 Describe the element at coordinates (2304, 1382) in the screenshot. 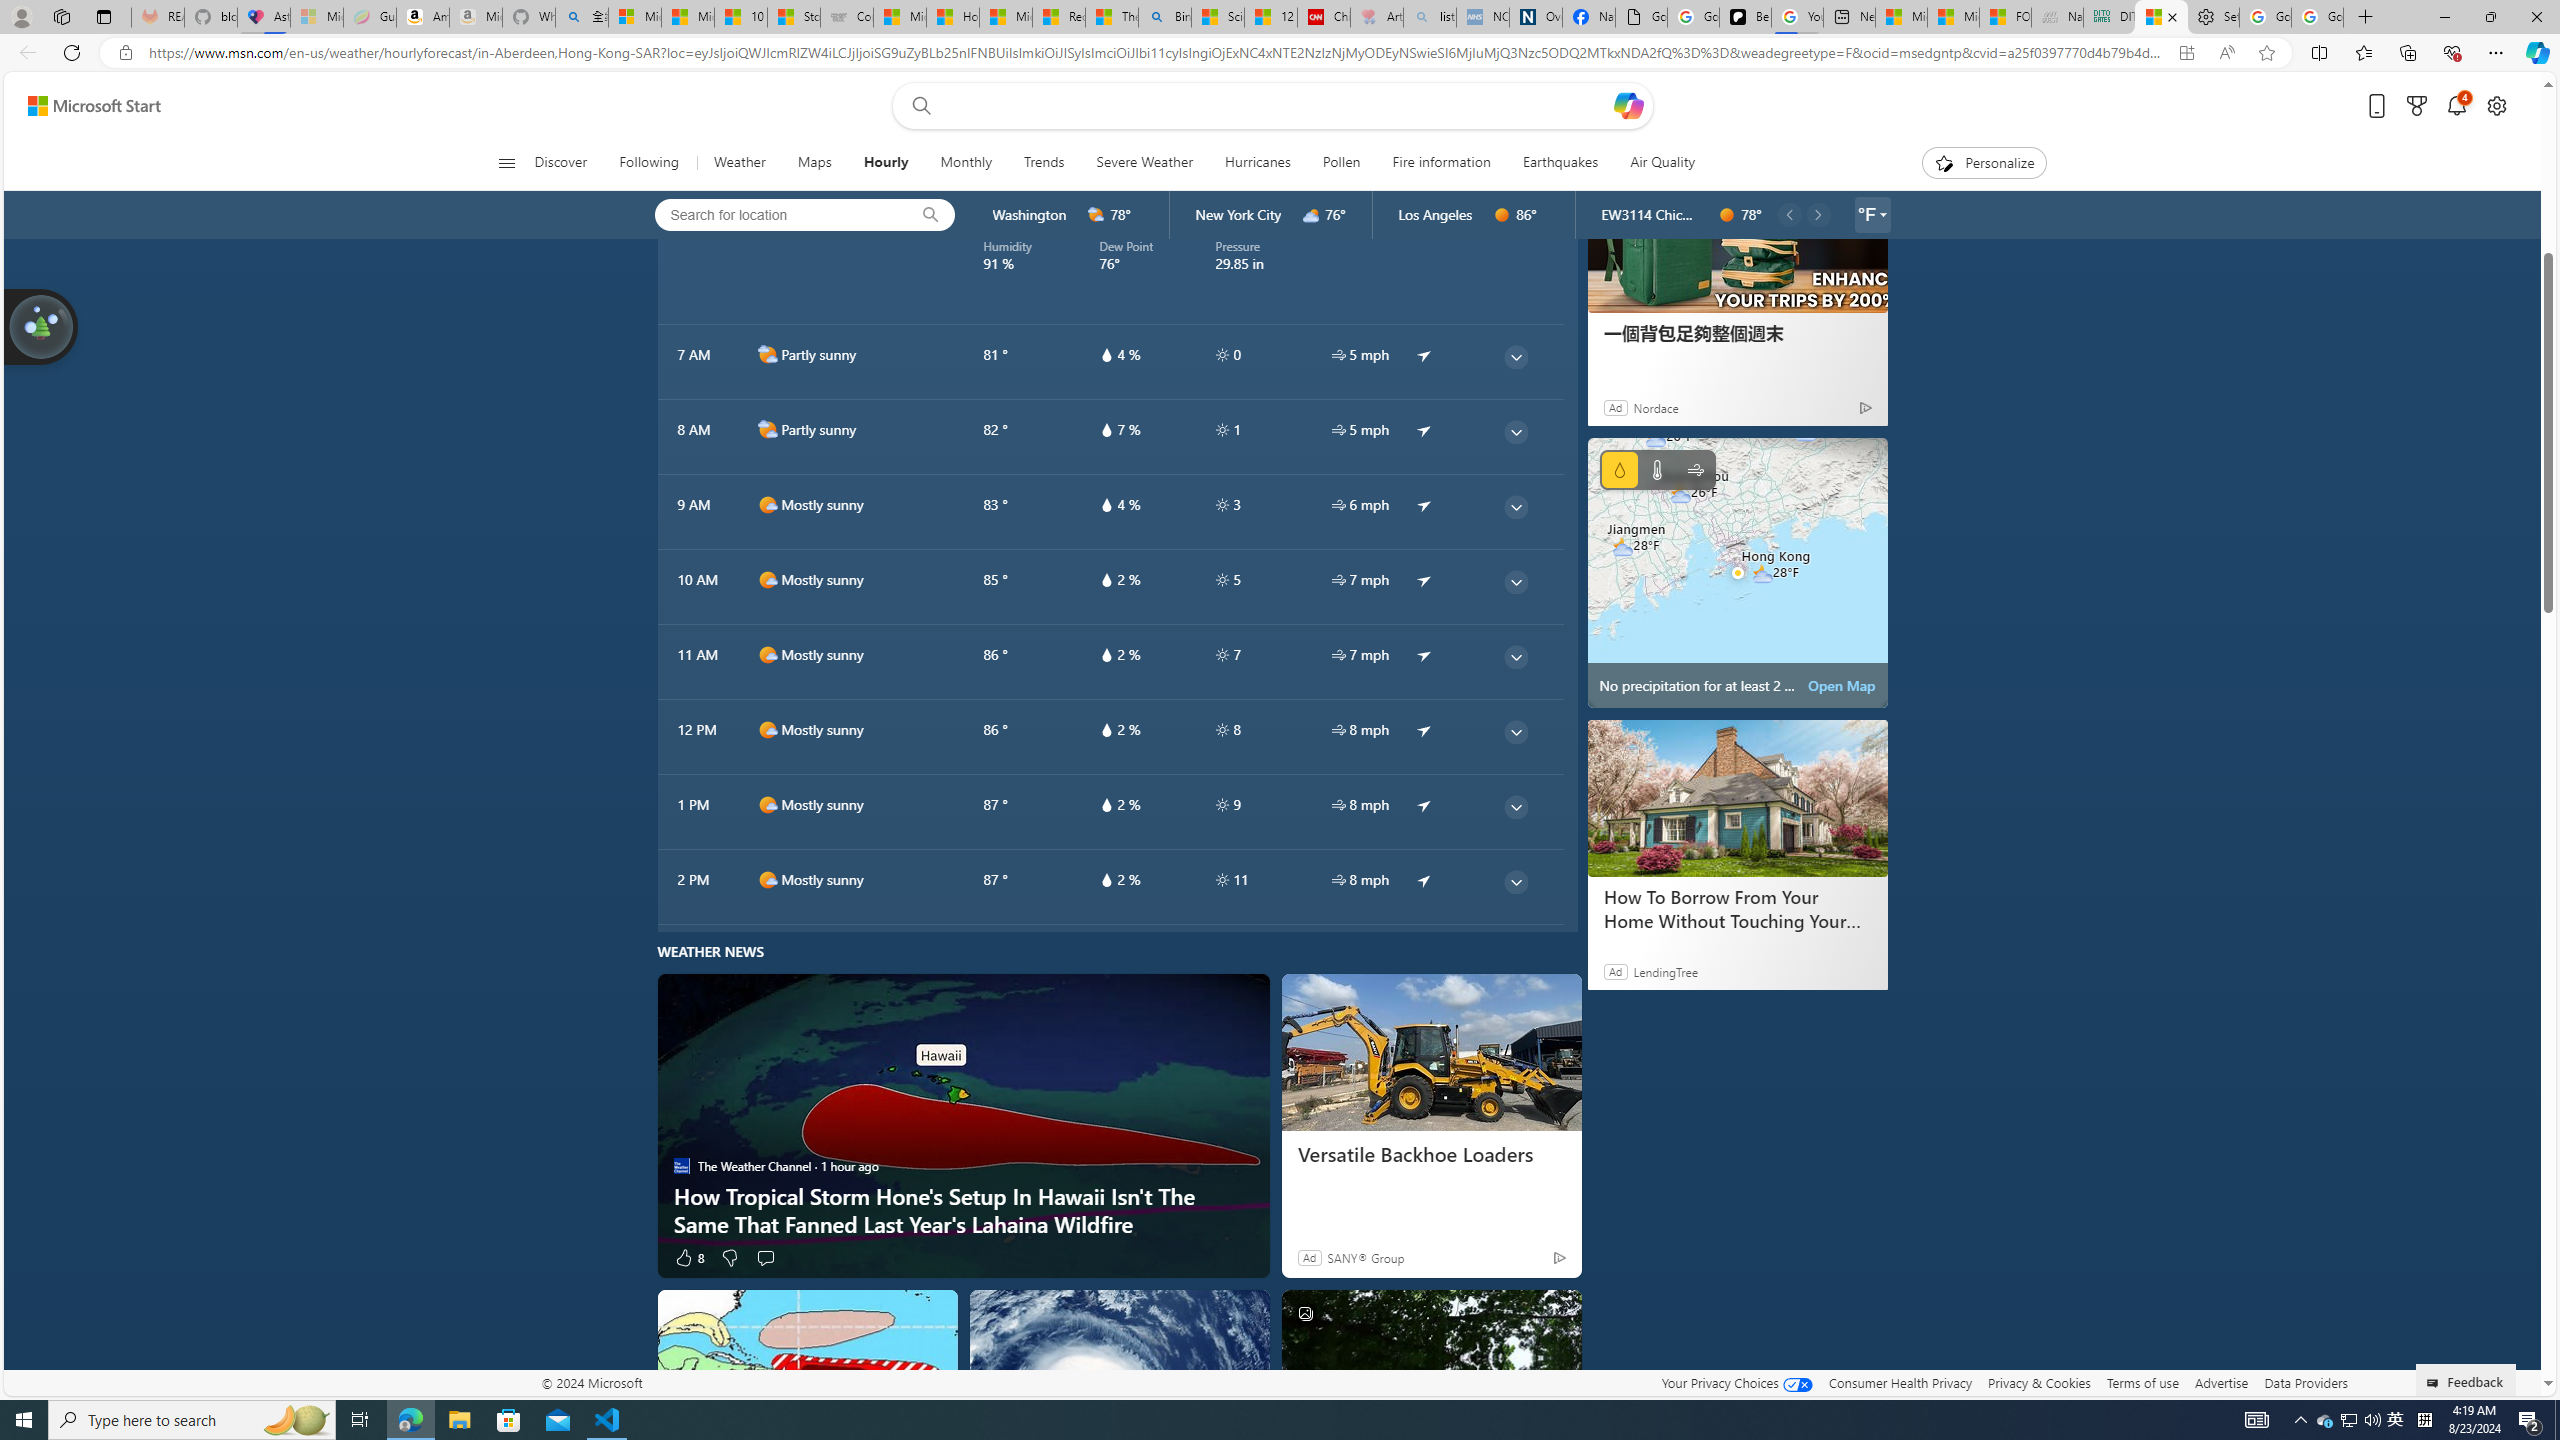

I see `'Data Providers'` at that location.